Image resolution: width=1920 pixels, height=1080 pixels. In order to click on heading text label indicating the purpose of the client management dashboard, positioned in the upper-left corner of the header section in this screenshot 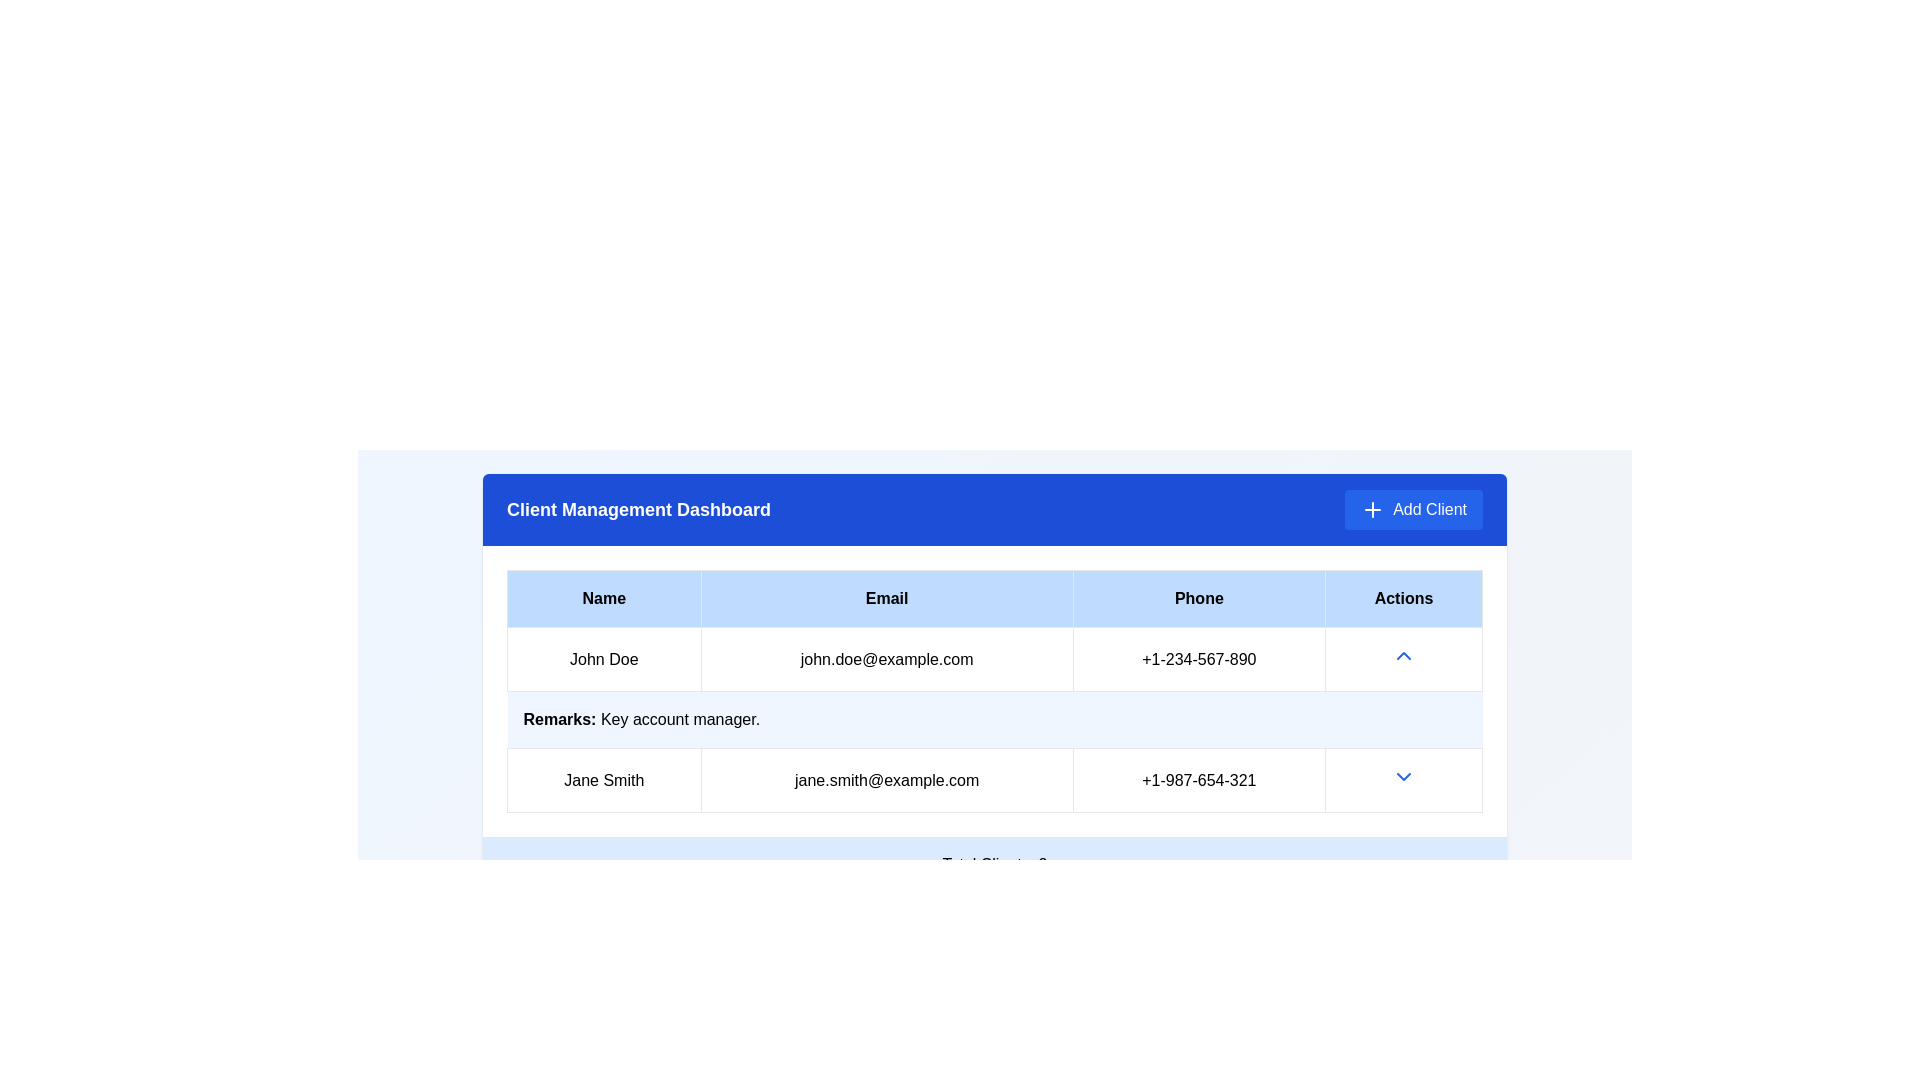, I will do `click(637, 508)`.